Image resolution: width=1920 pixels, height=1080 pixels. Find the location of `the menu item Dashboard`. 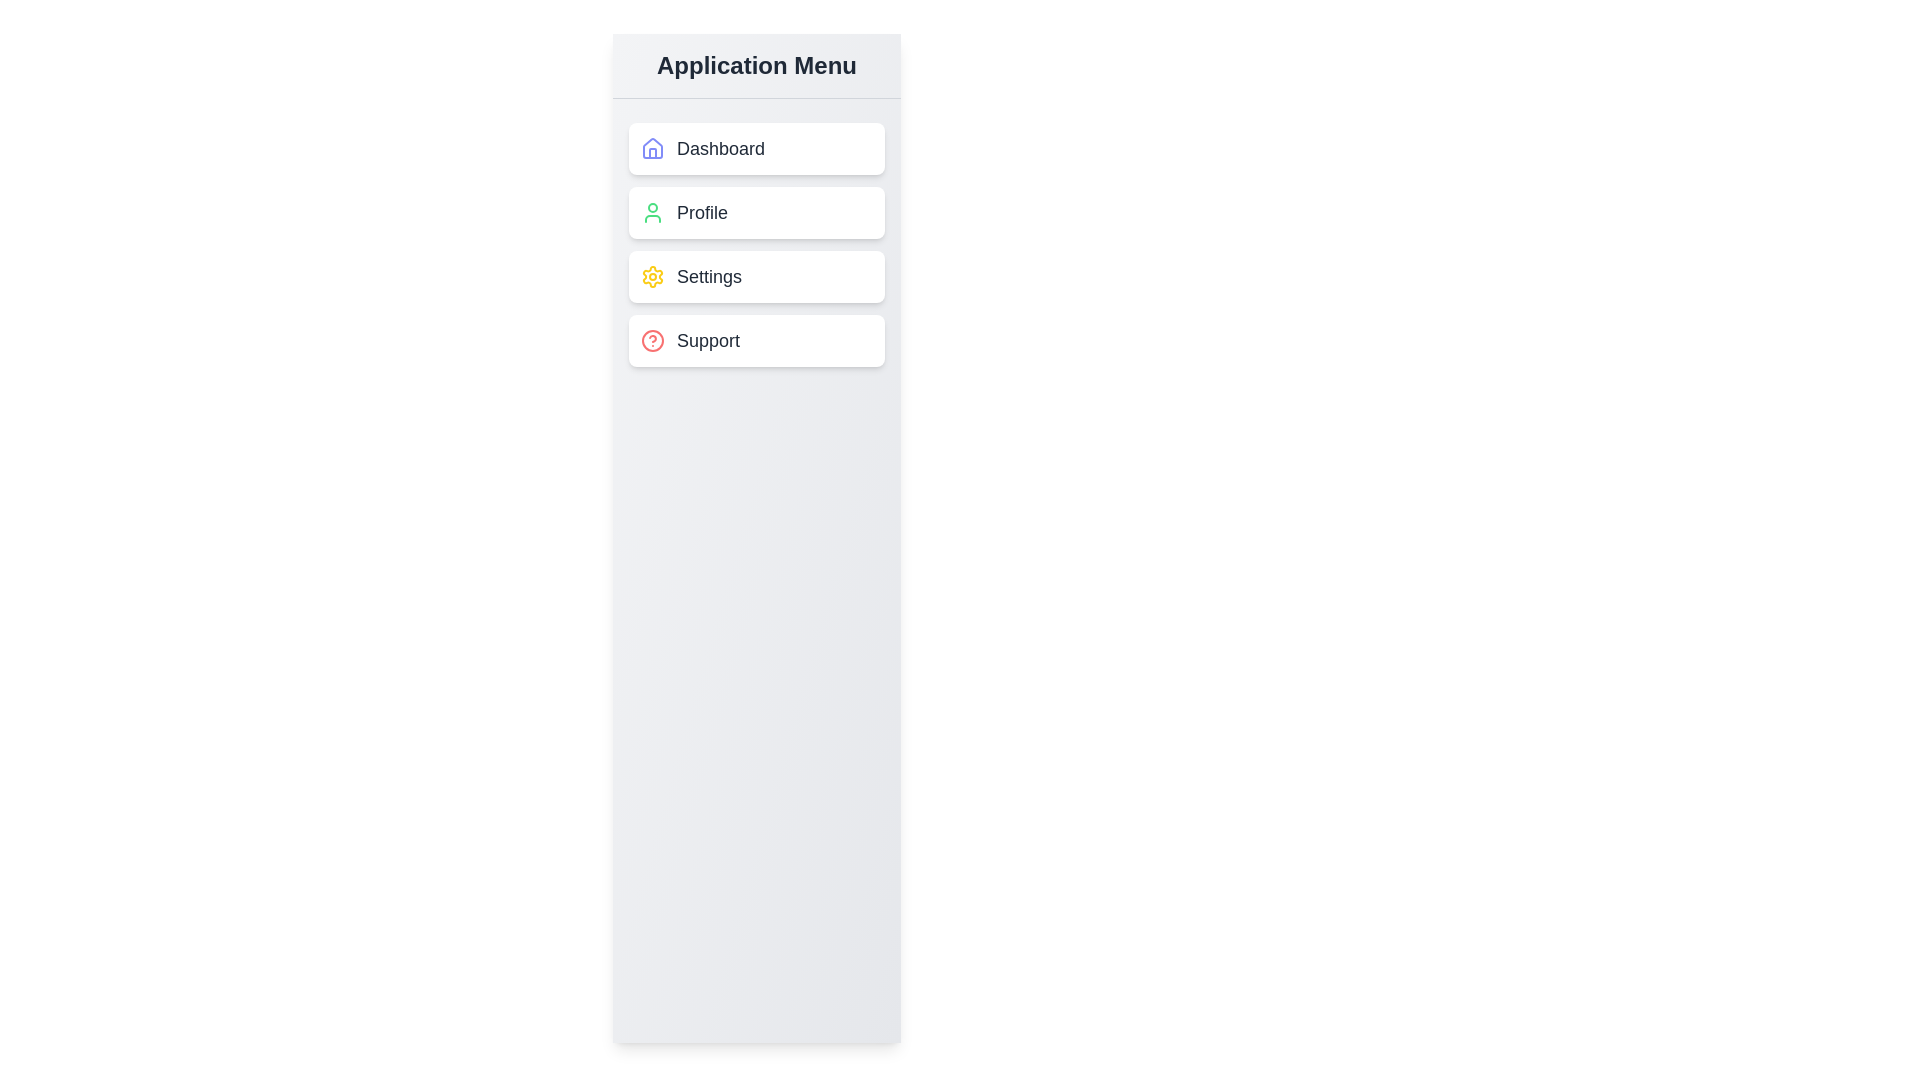

the menu item Dashboard is located at coordinates (756, 148).